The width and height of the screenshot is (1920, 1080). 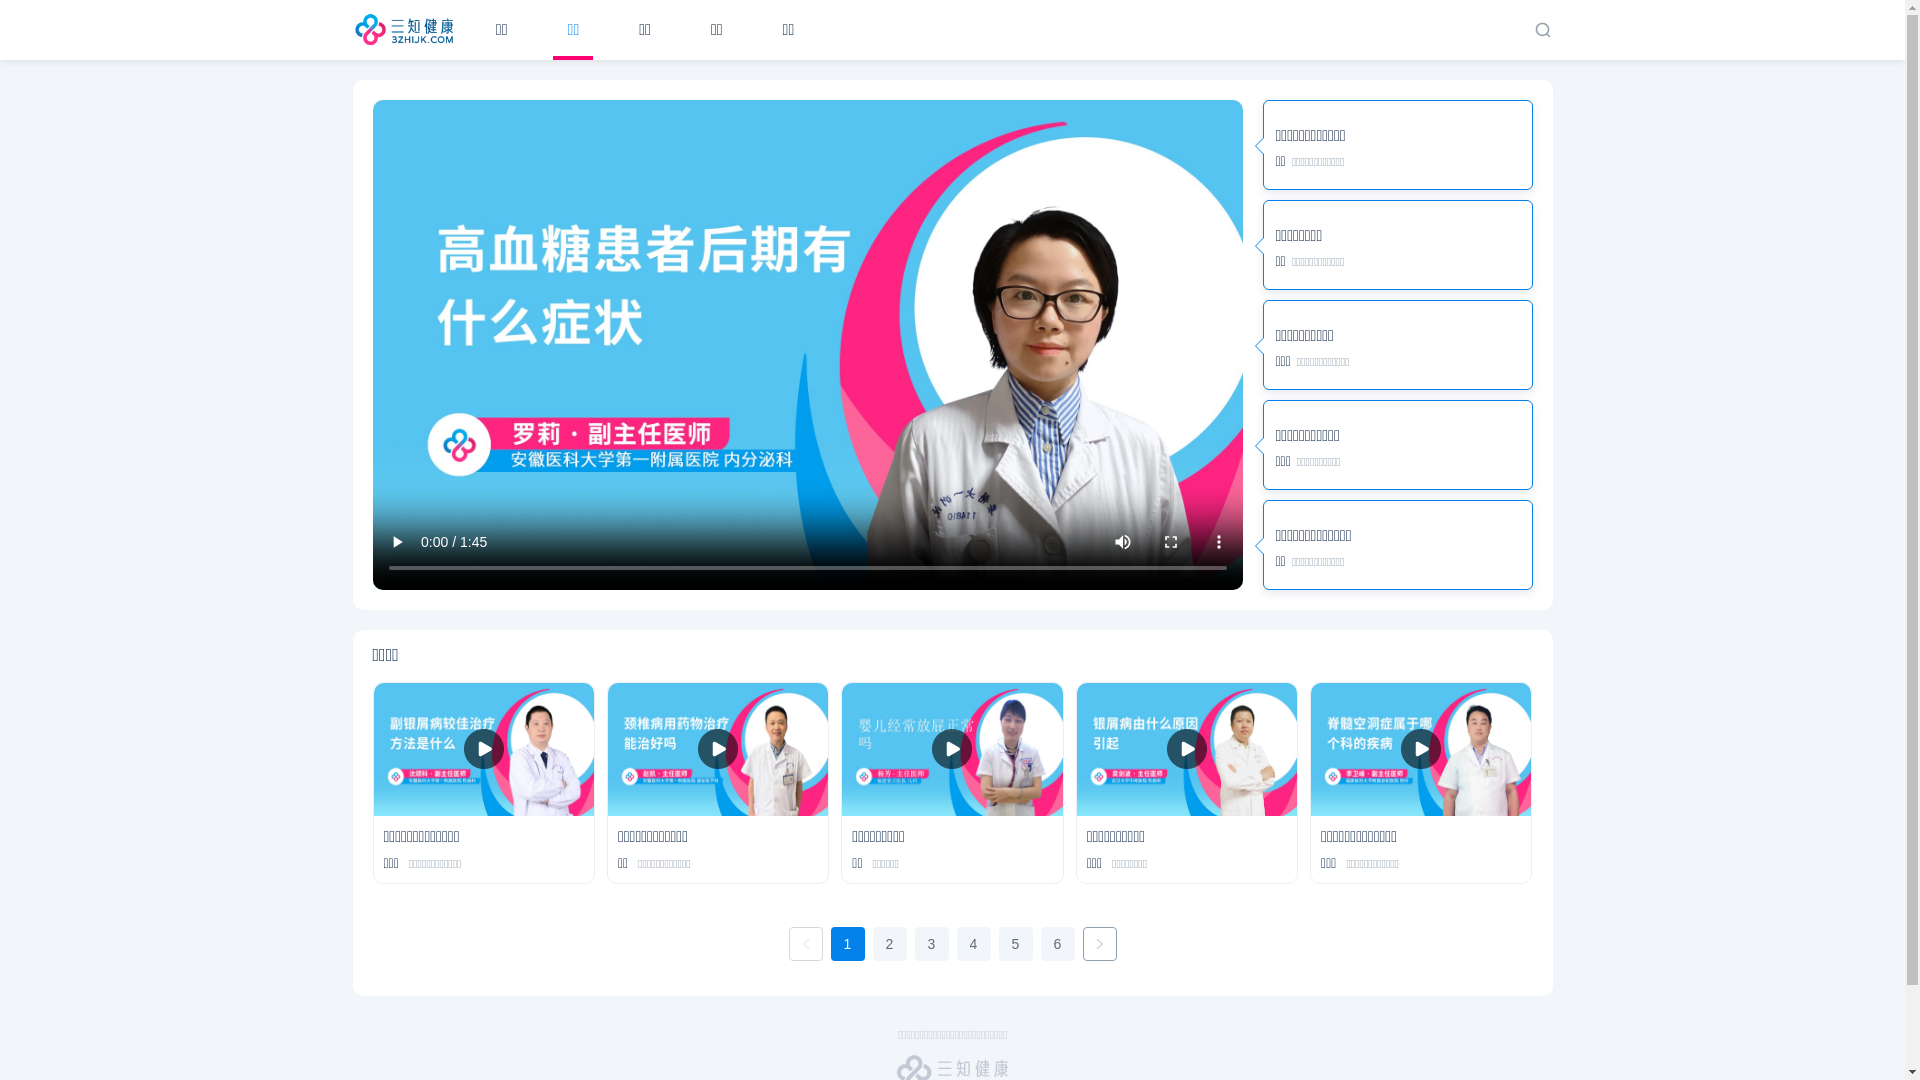 I want to click on '4', so click(x=973, y=944).